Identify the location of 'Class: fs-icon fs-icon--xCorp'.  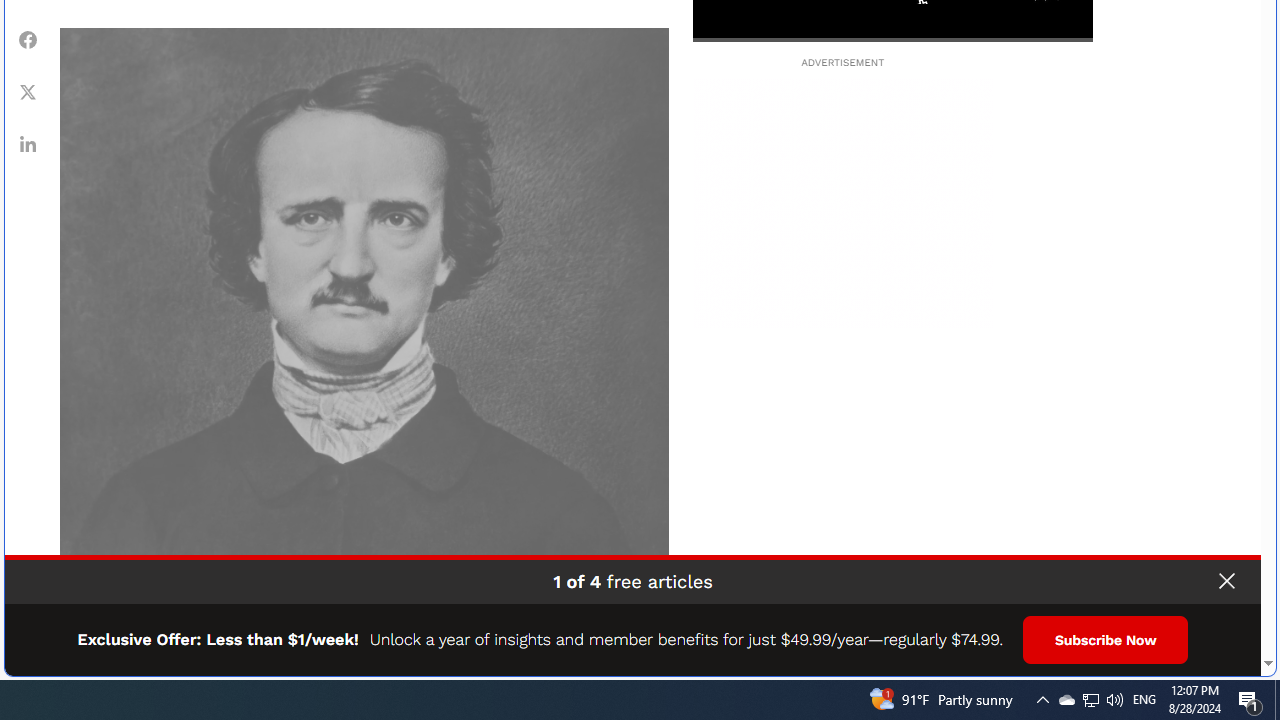
(28, 91).